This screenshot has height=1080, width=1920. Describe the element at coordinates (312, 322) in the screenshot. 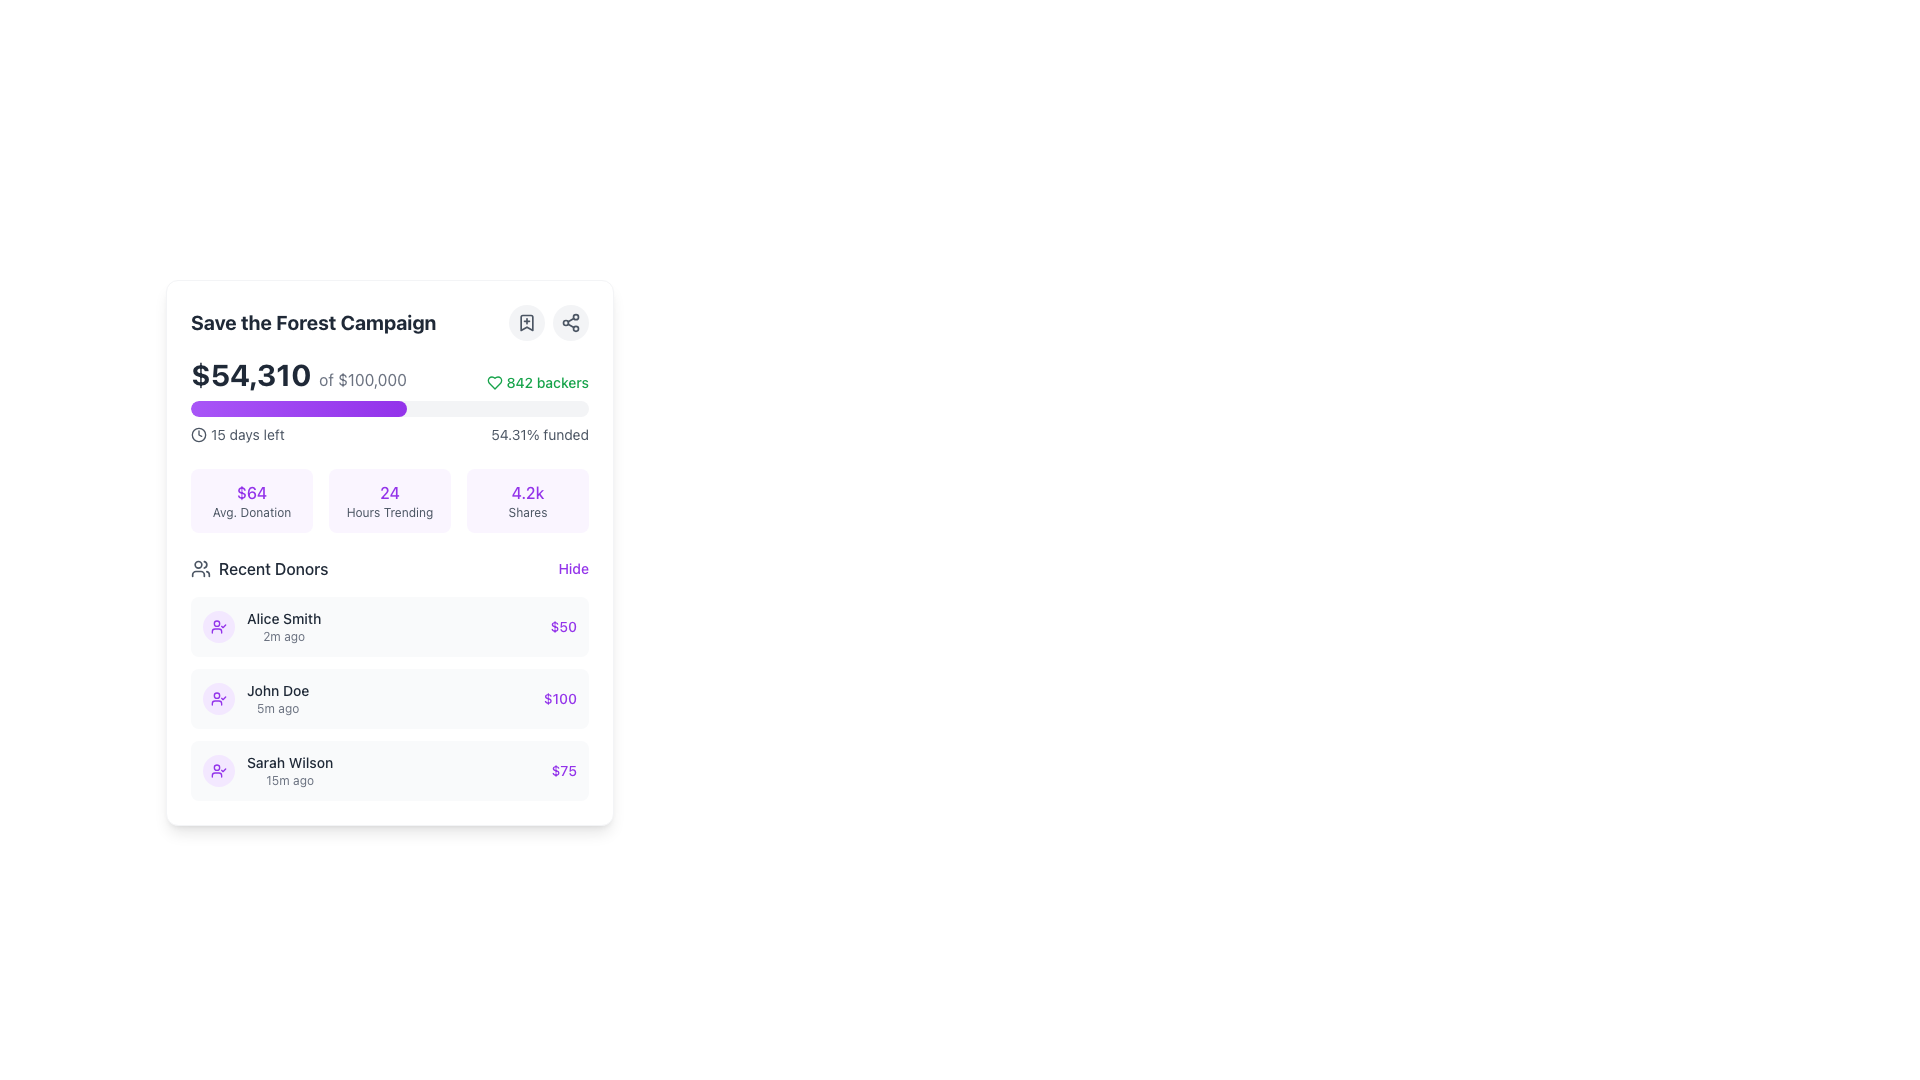

I see `the text label reading 'Save the Forest Campaign', which is styled in bold and positioned at the top-left of a card-like component` at that location.